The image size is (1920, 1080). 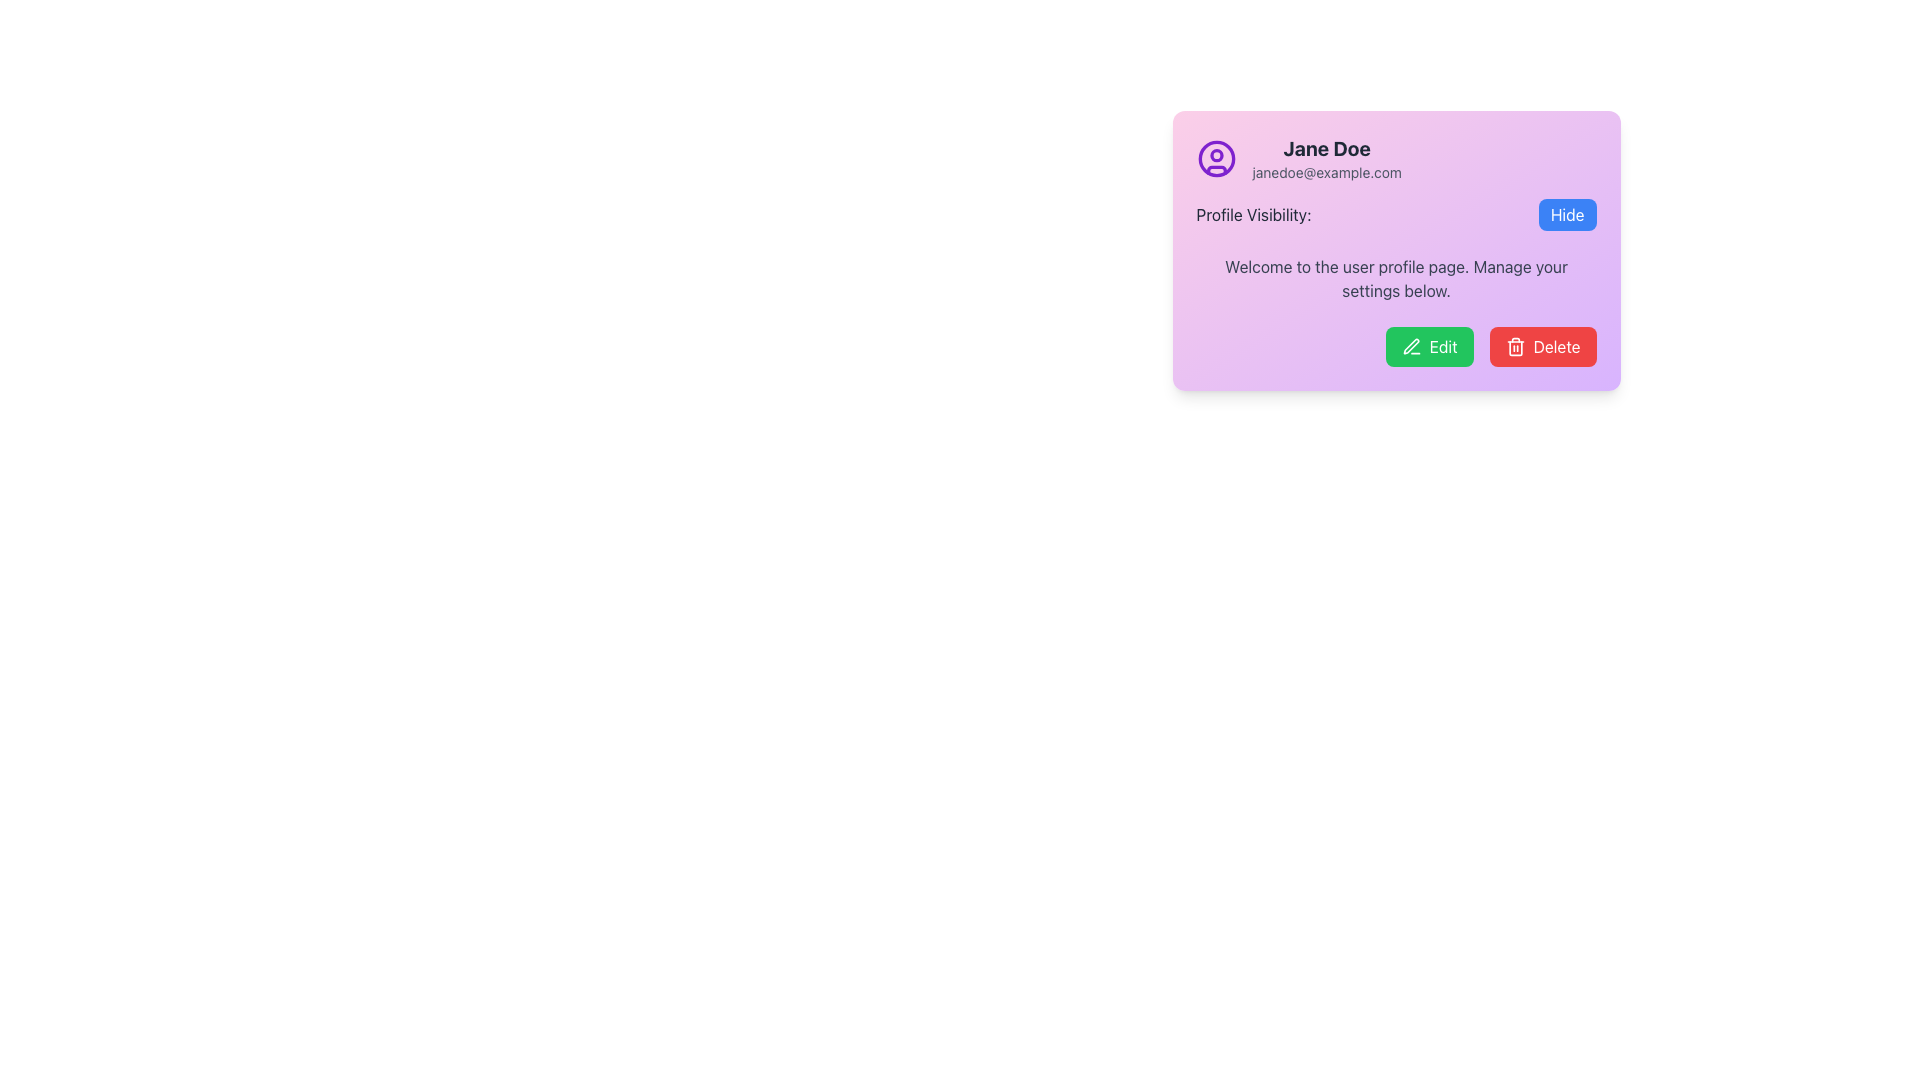 What do you see at coordinates (1327, 148) in the screenshot?
I see `the text label displaying 'Jane Doe' in bold, extra-large font and dark gray color, located inside a light purple card` at bounding box center [1327, 148].